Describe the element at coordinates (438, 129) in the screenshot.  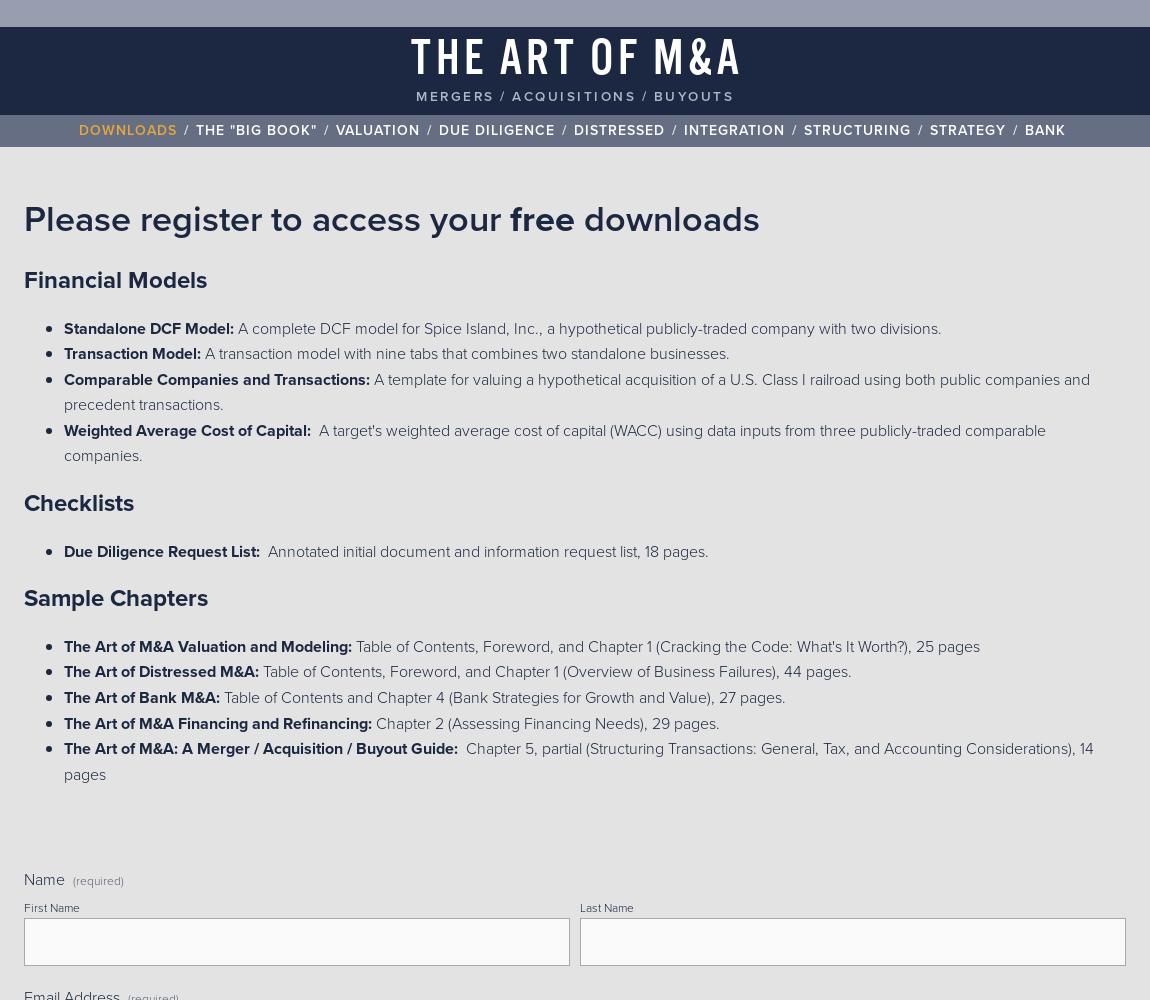
I see `'Due Diligence'` at that location.